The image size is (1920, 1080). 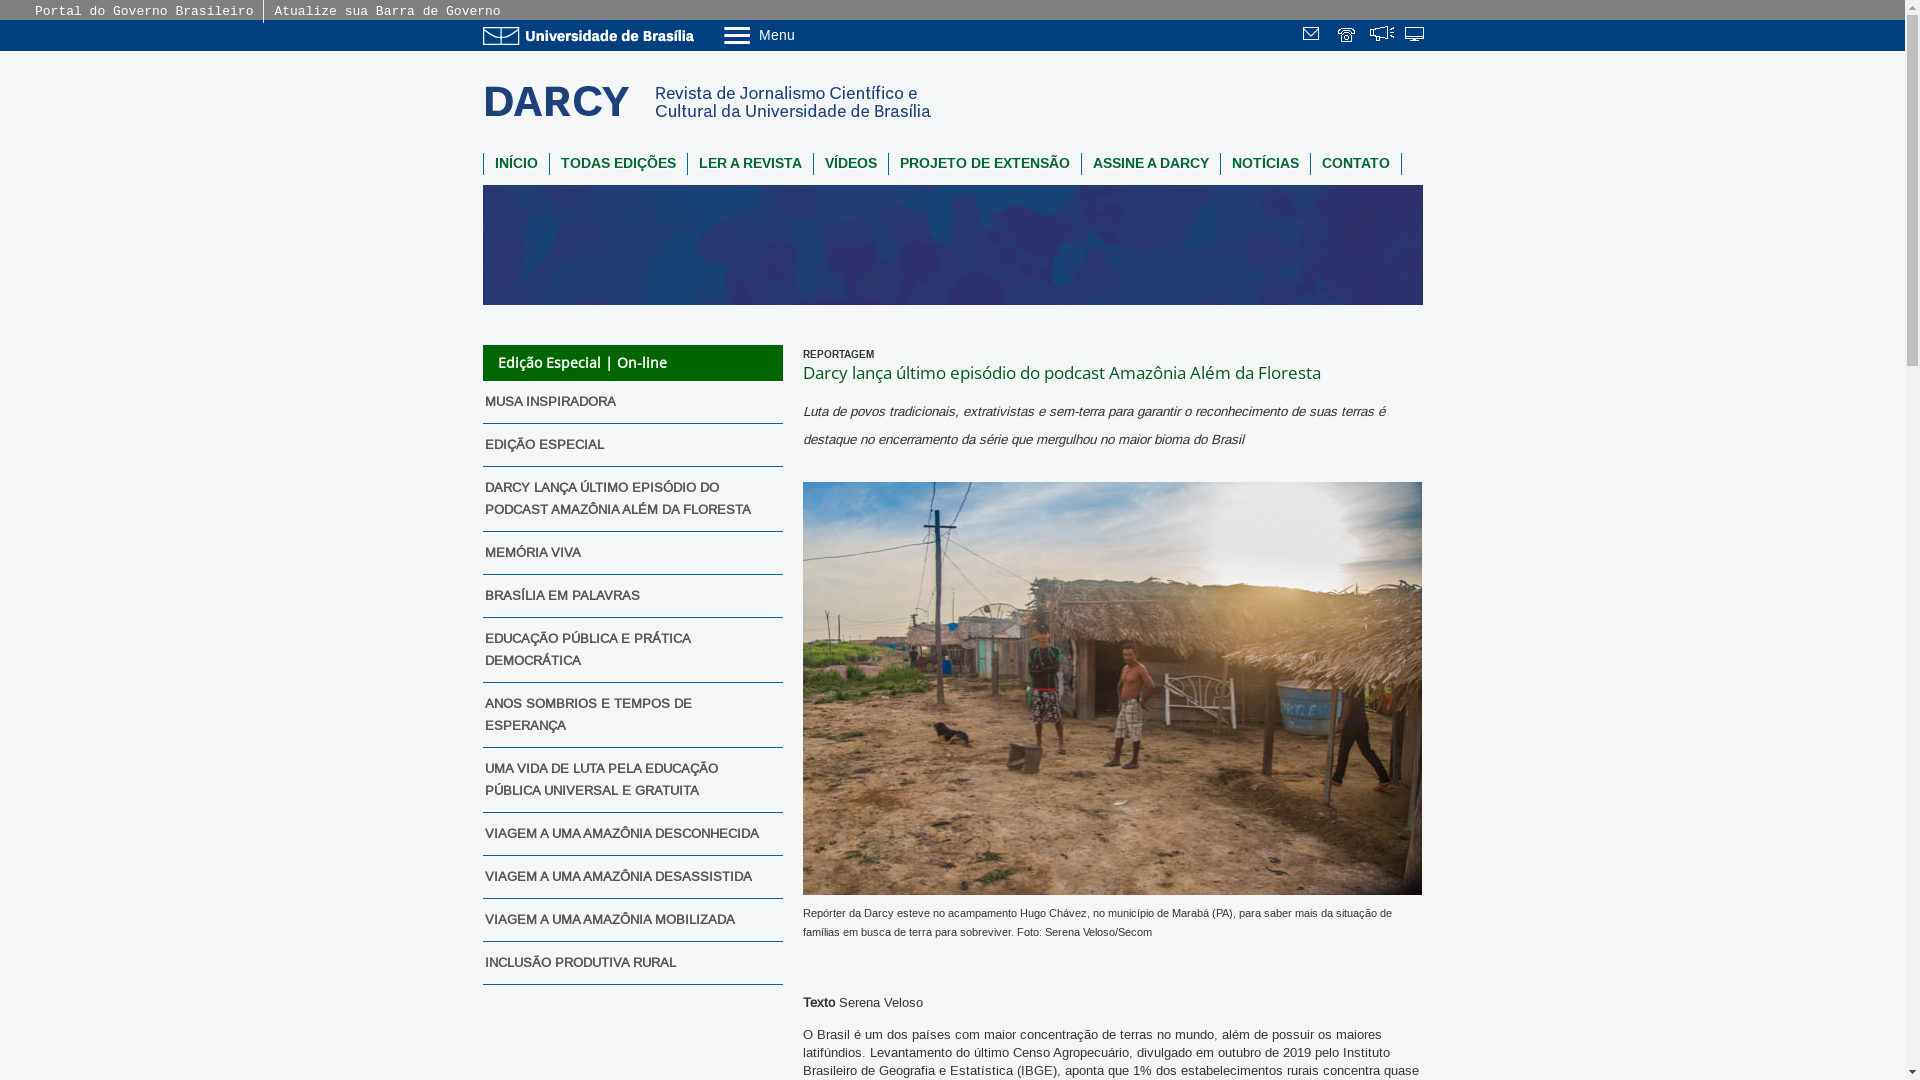 I want to click on 'Menu', so click(x=809, y=34).